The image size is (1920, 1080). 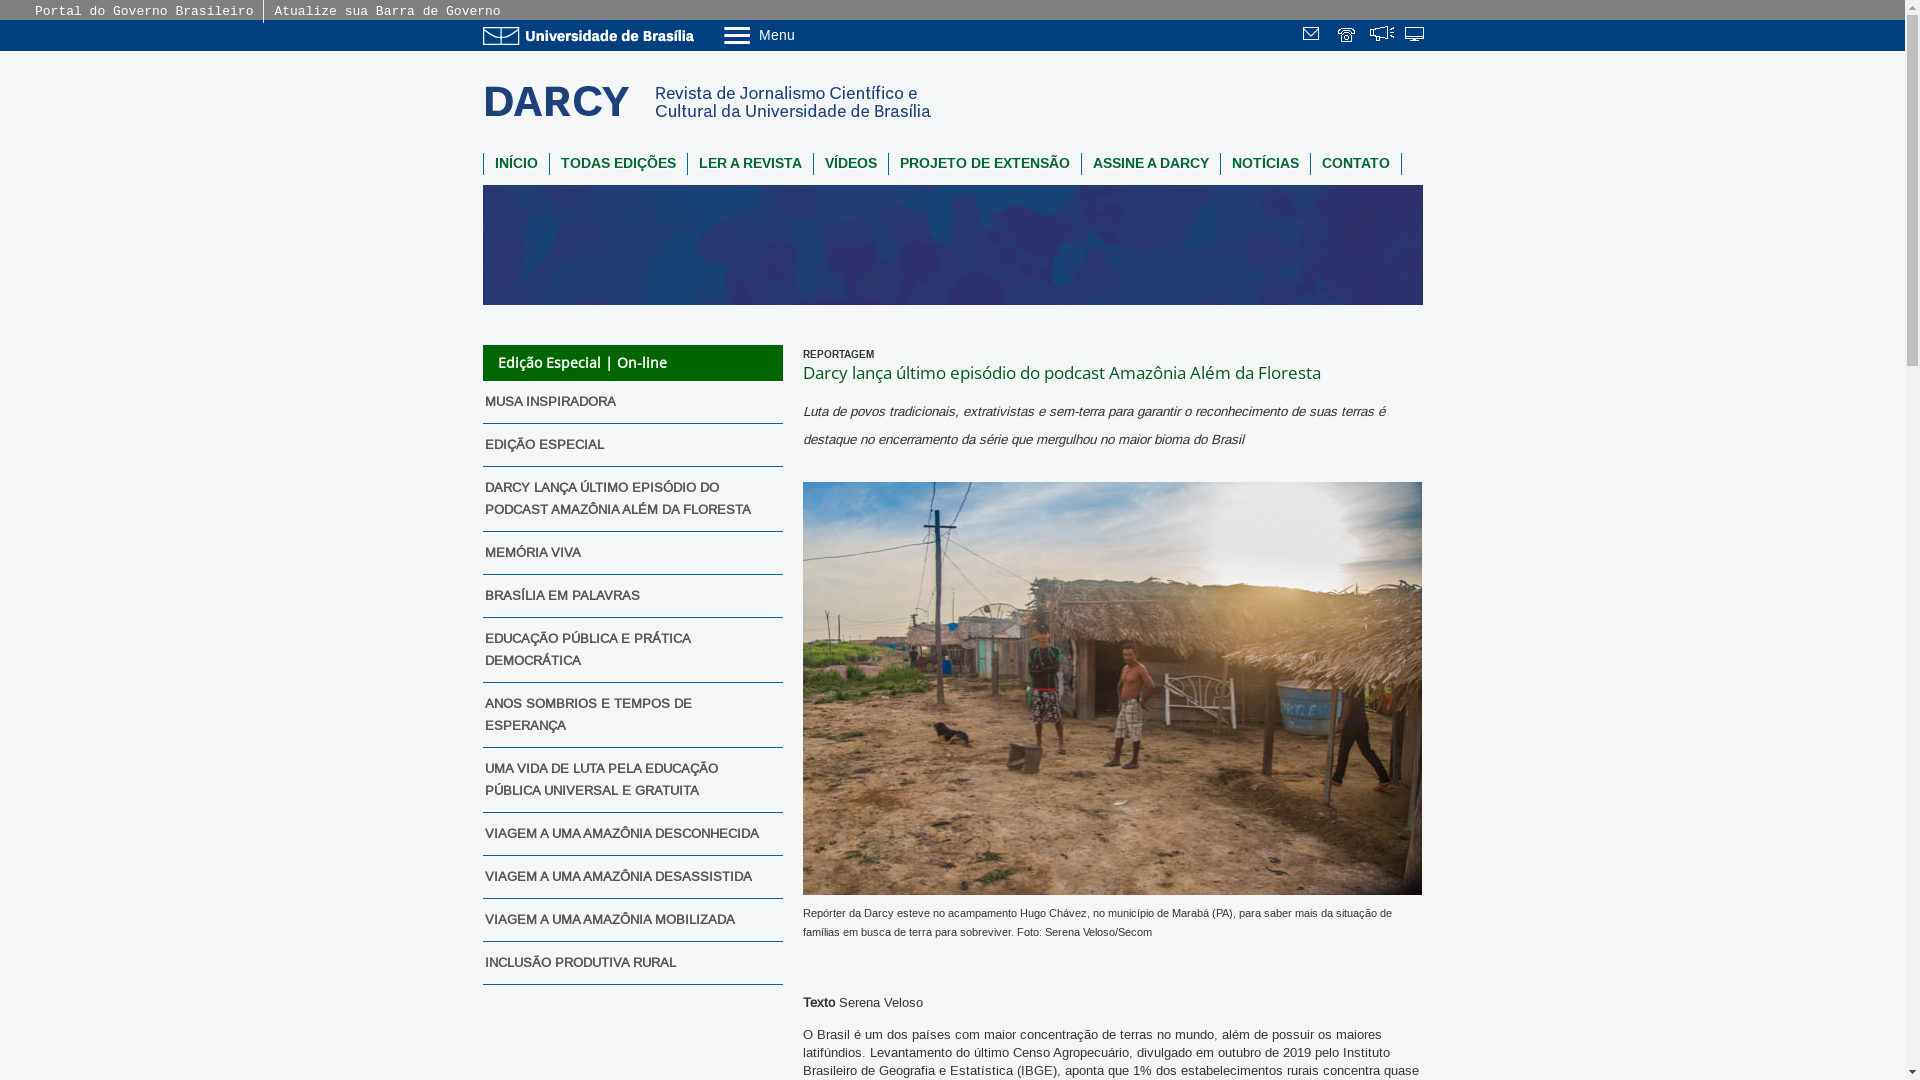 I want to click on 'Menu', so click(x=809, y=34).